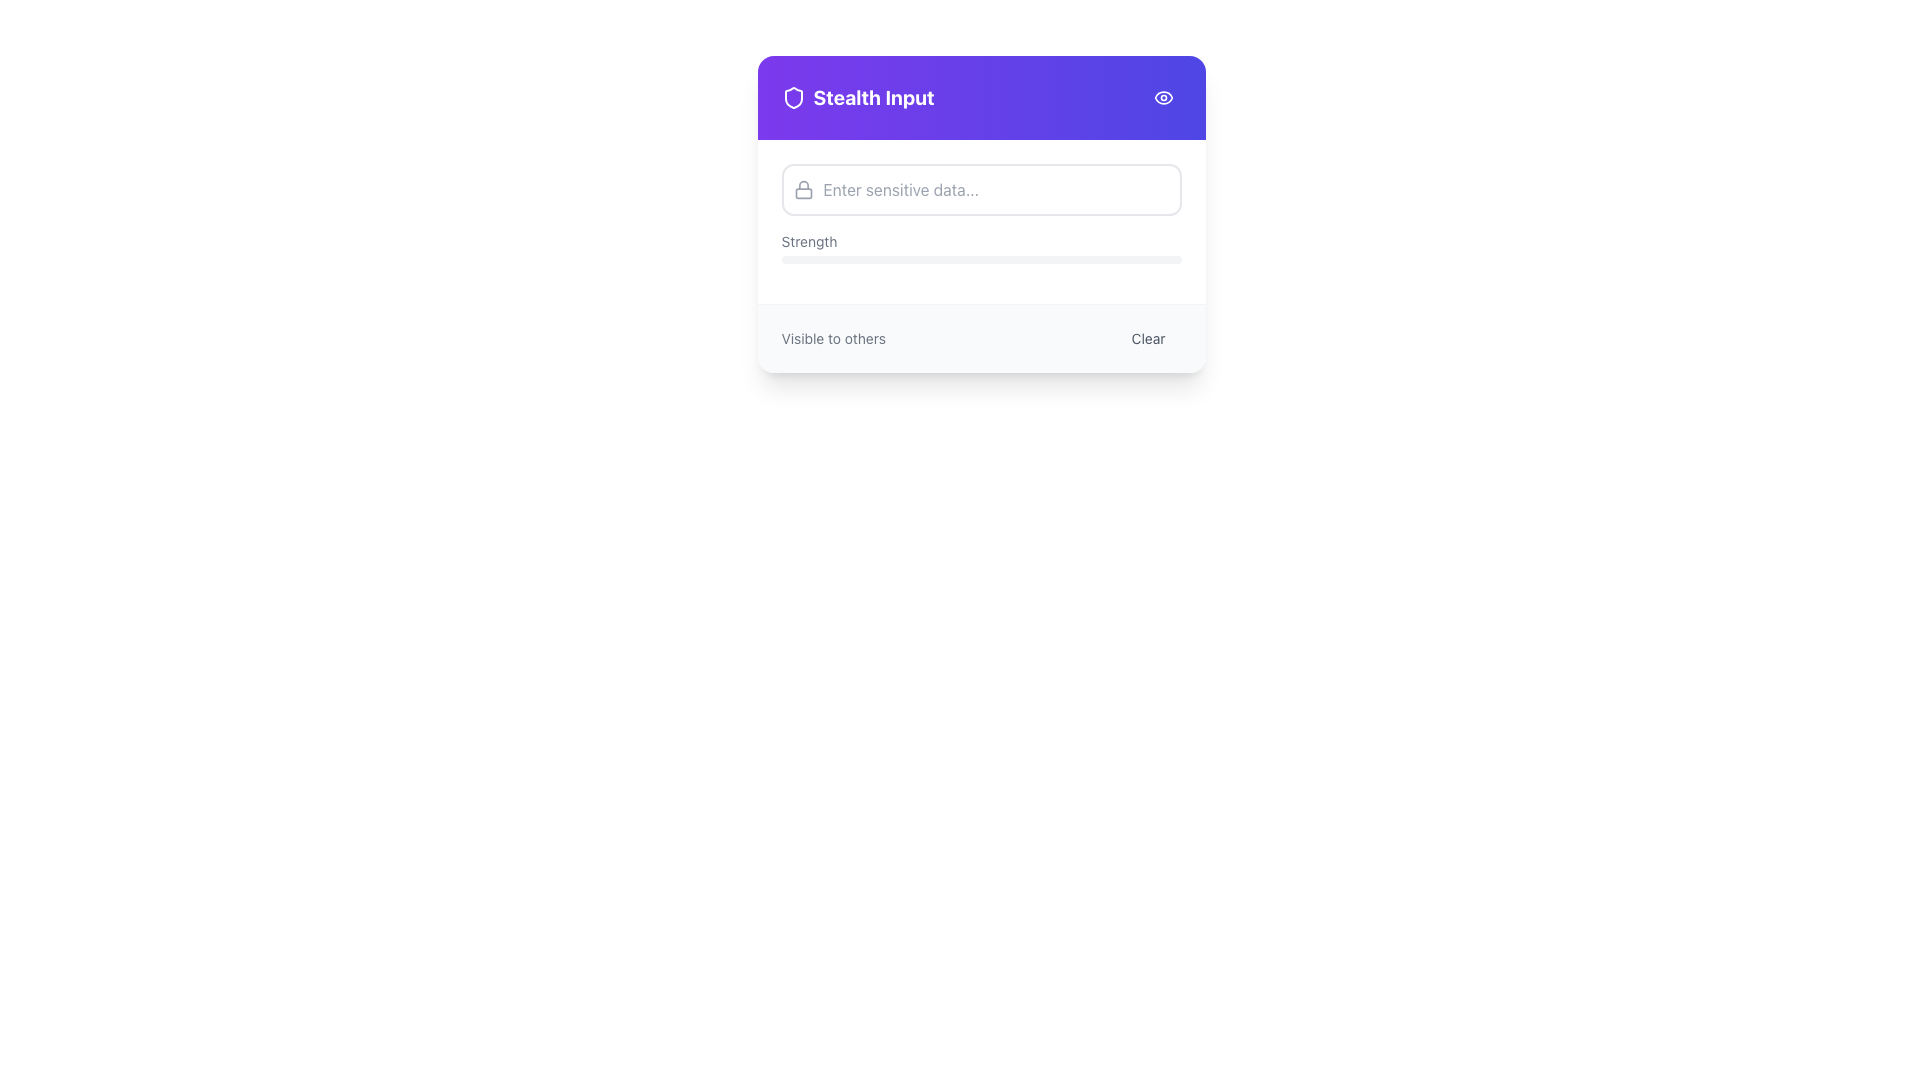  What do you see at coordinates (792, 97) in the screenshot?
I see `the stylized shield icon located in the top-left corner of the modal interface, to the left of the 'Stealth Input' title` at bounding box center [792, 97].